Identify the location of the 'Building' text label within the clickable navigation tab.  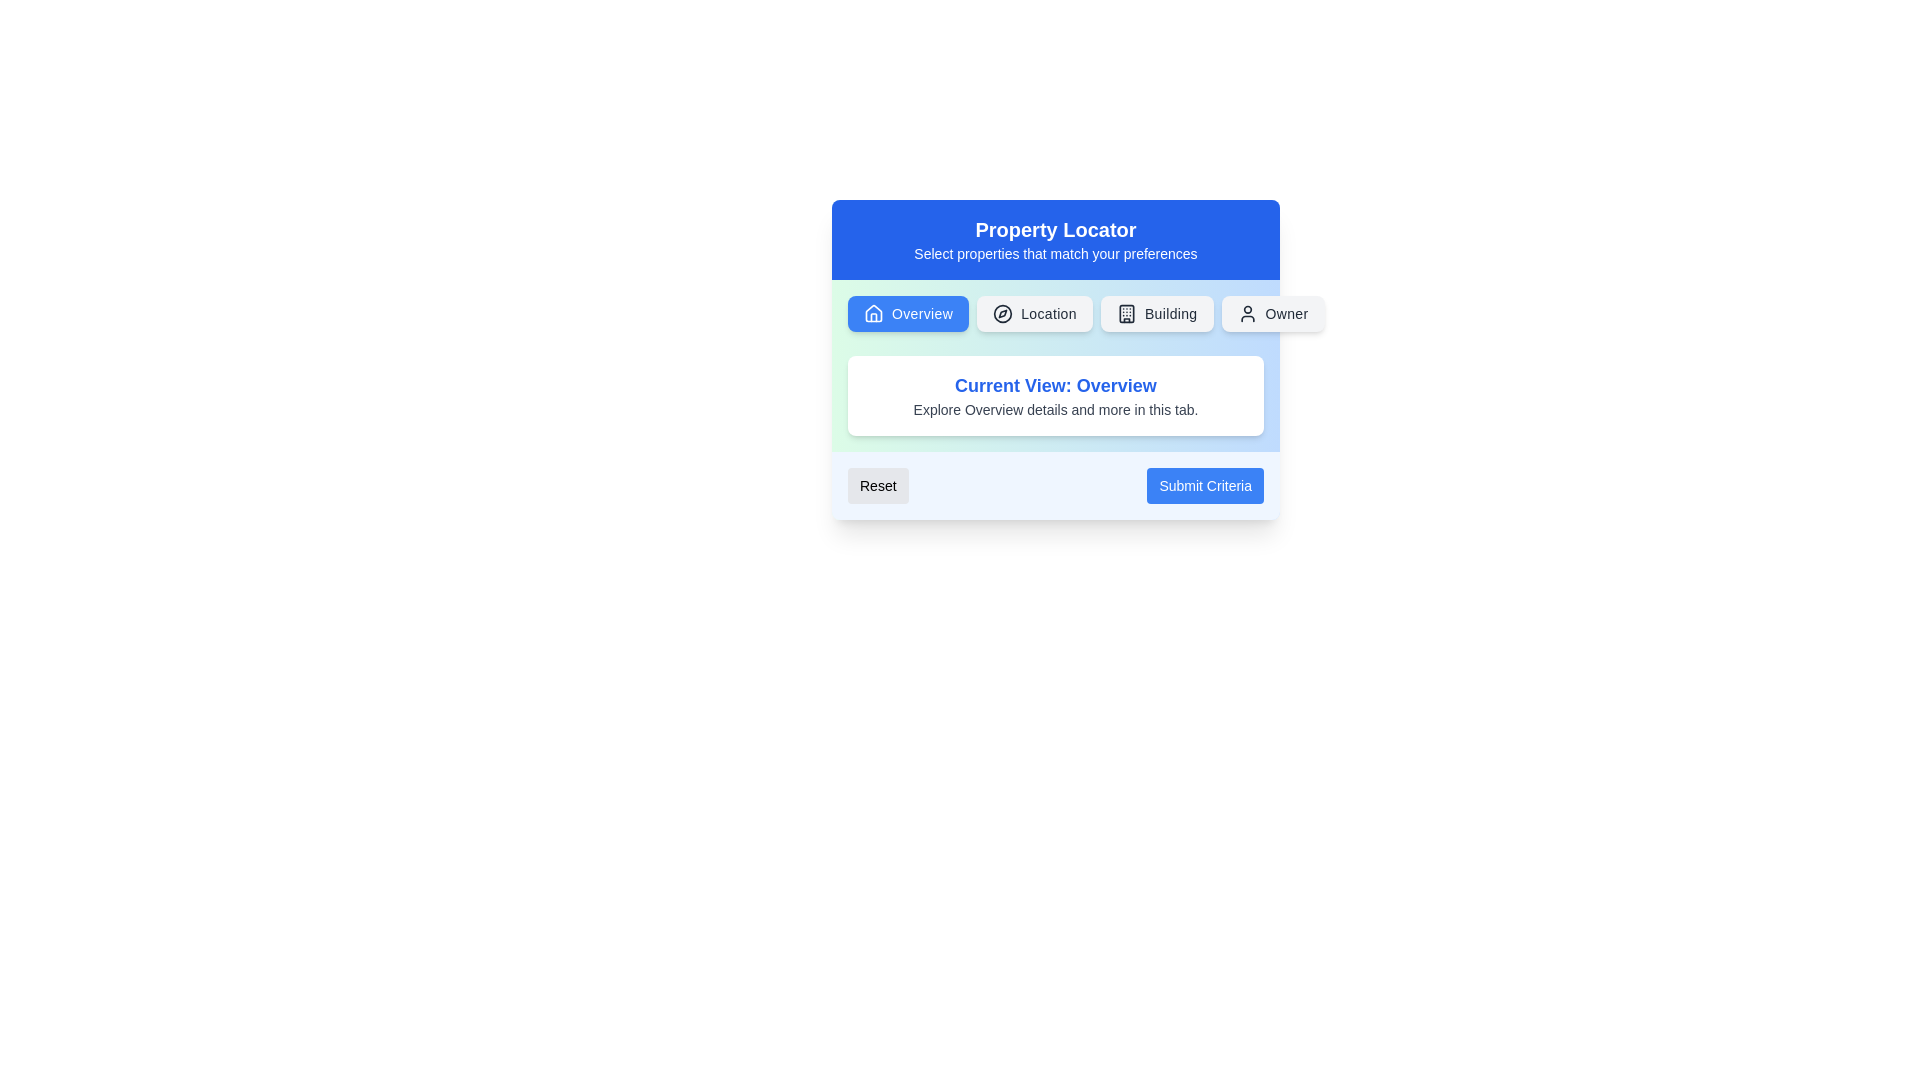
(1171, 313).